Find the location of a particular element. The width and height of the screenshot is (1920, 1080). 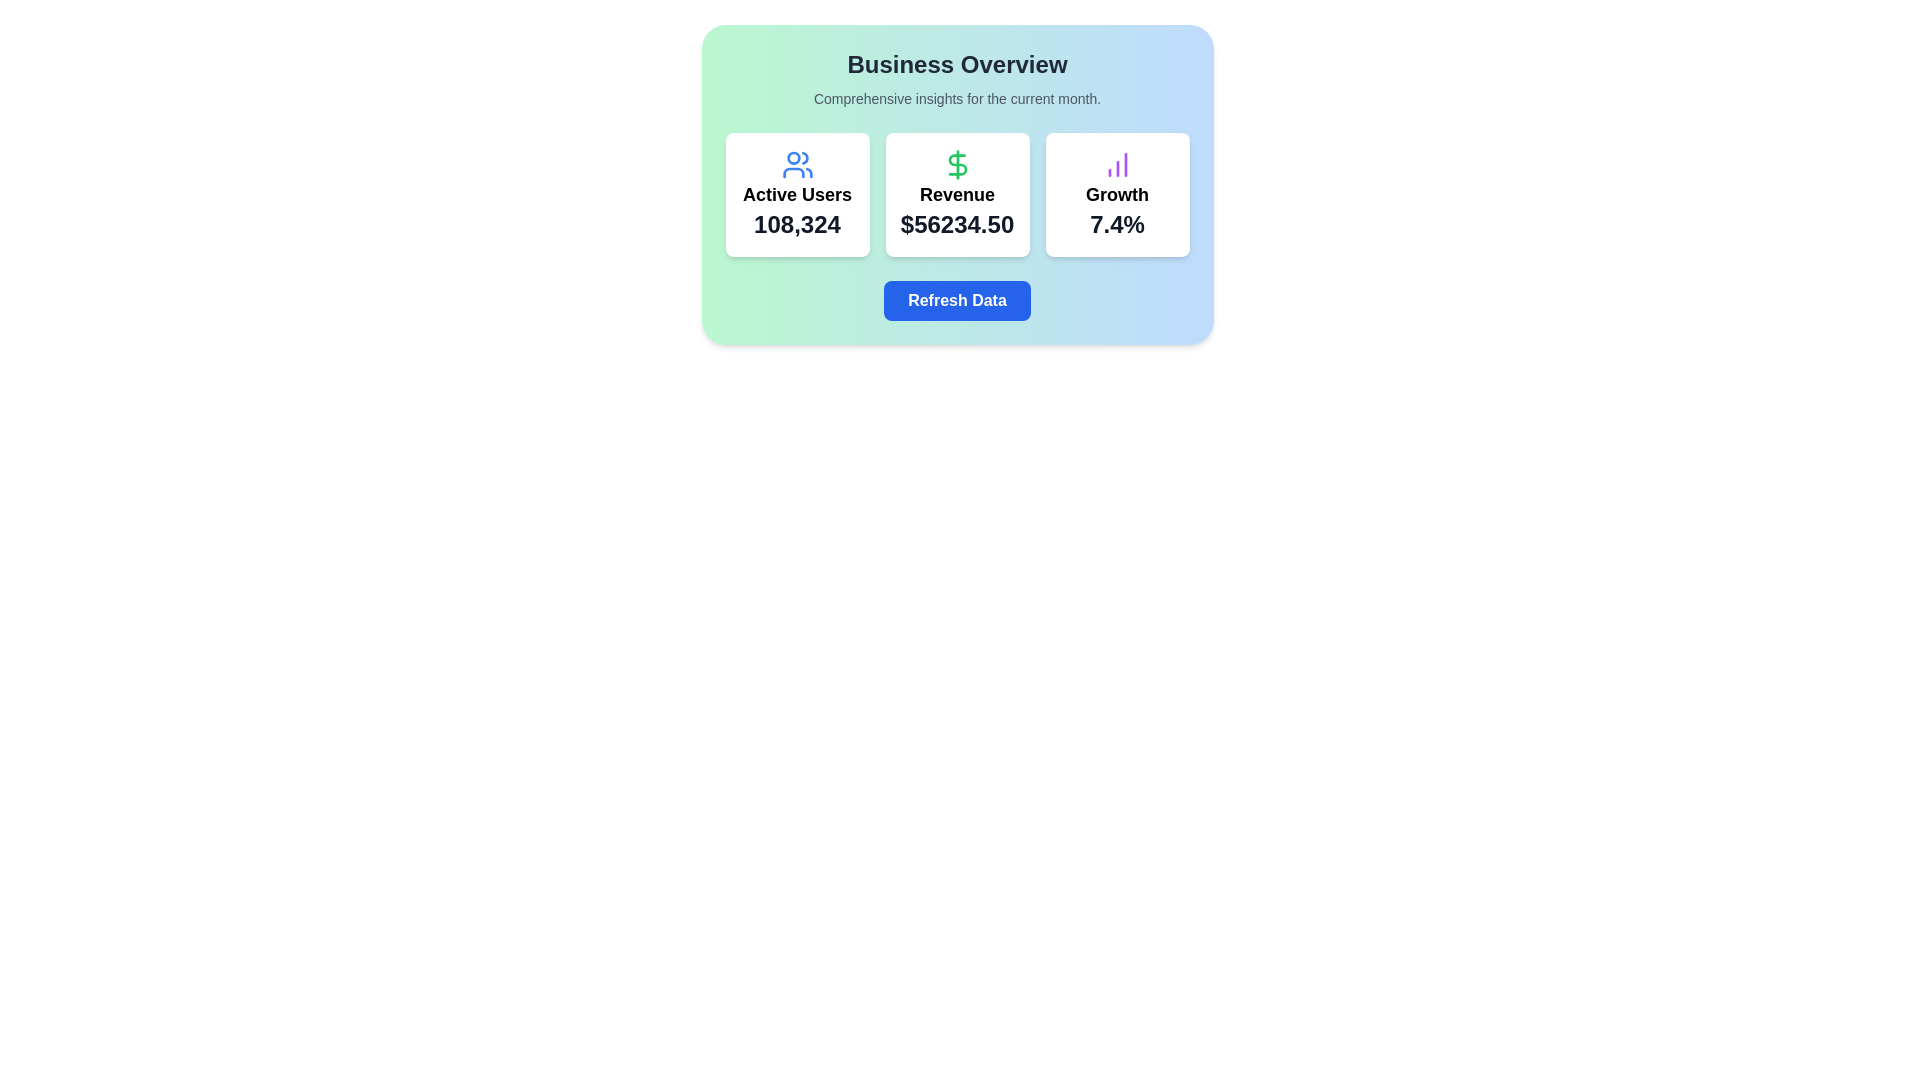

the green curved line pattern representing part of a dollar sign icon within the 'Revenue' card in the dashboard is located at coordinates (956, 164).